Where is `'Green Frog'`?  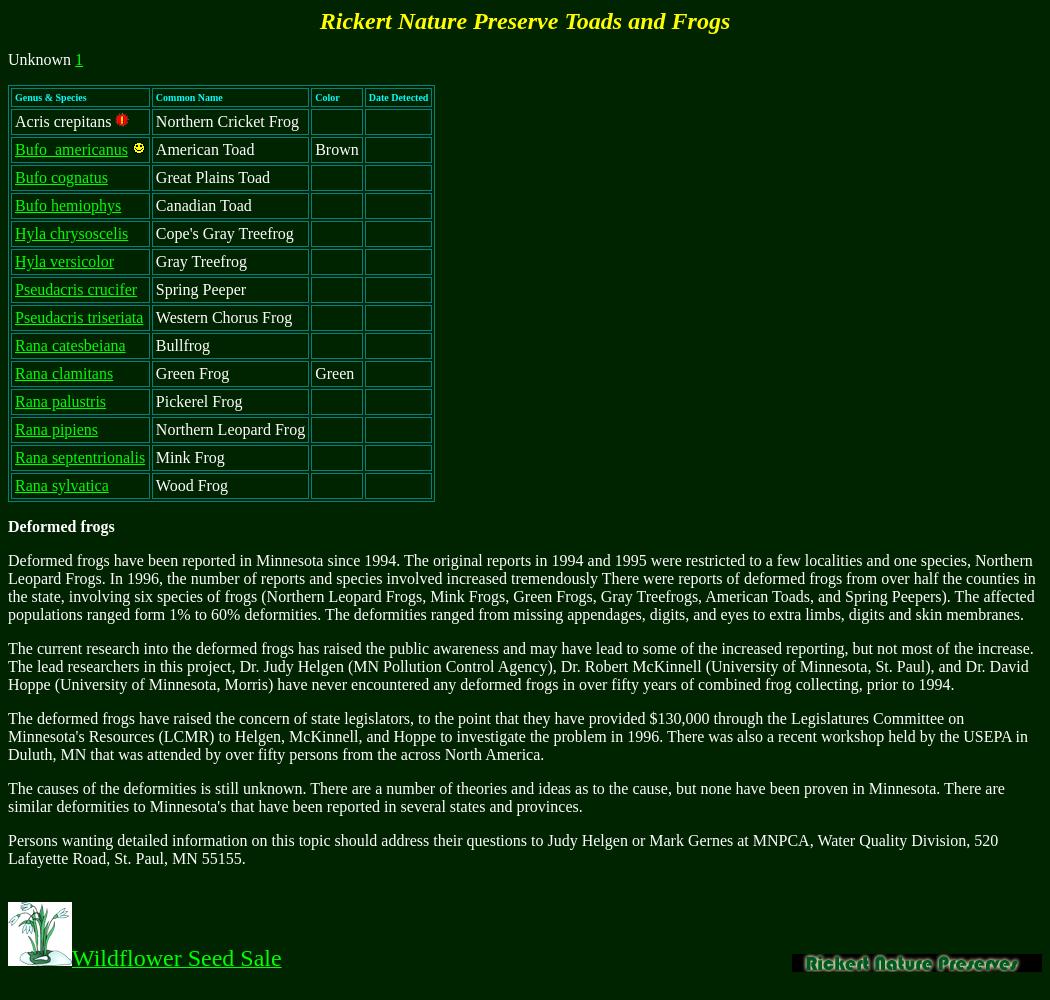 'Green Frog' is located at coordinates (191, 372).